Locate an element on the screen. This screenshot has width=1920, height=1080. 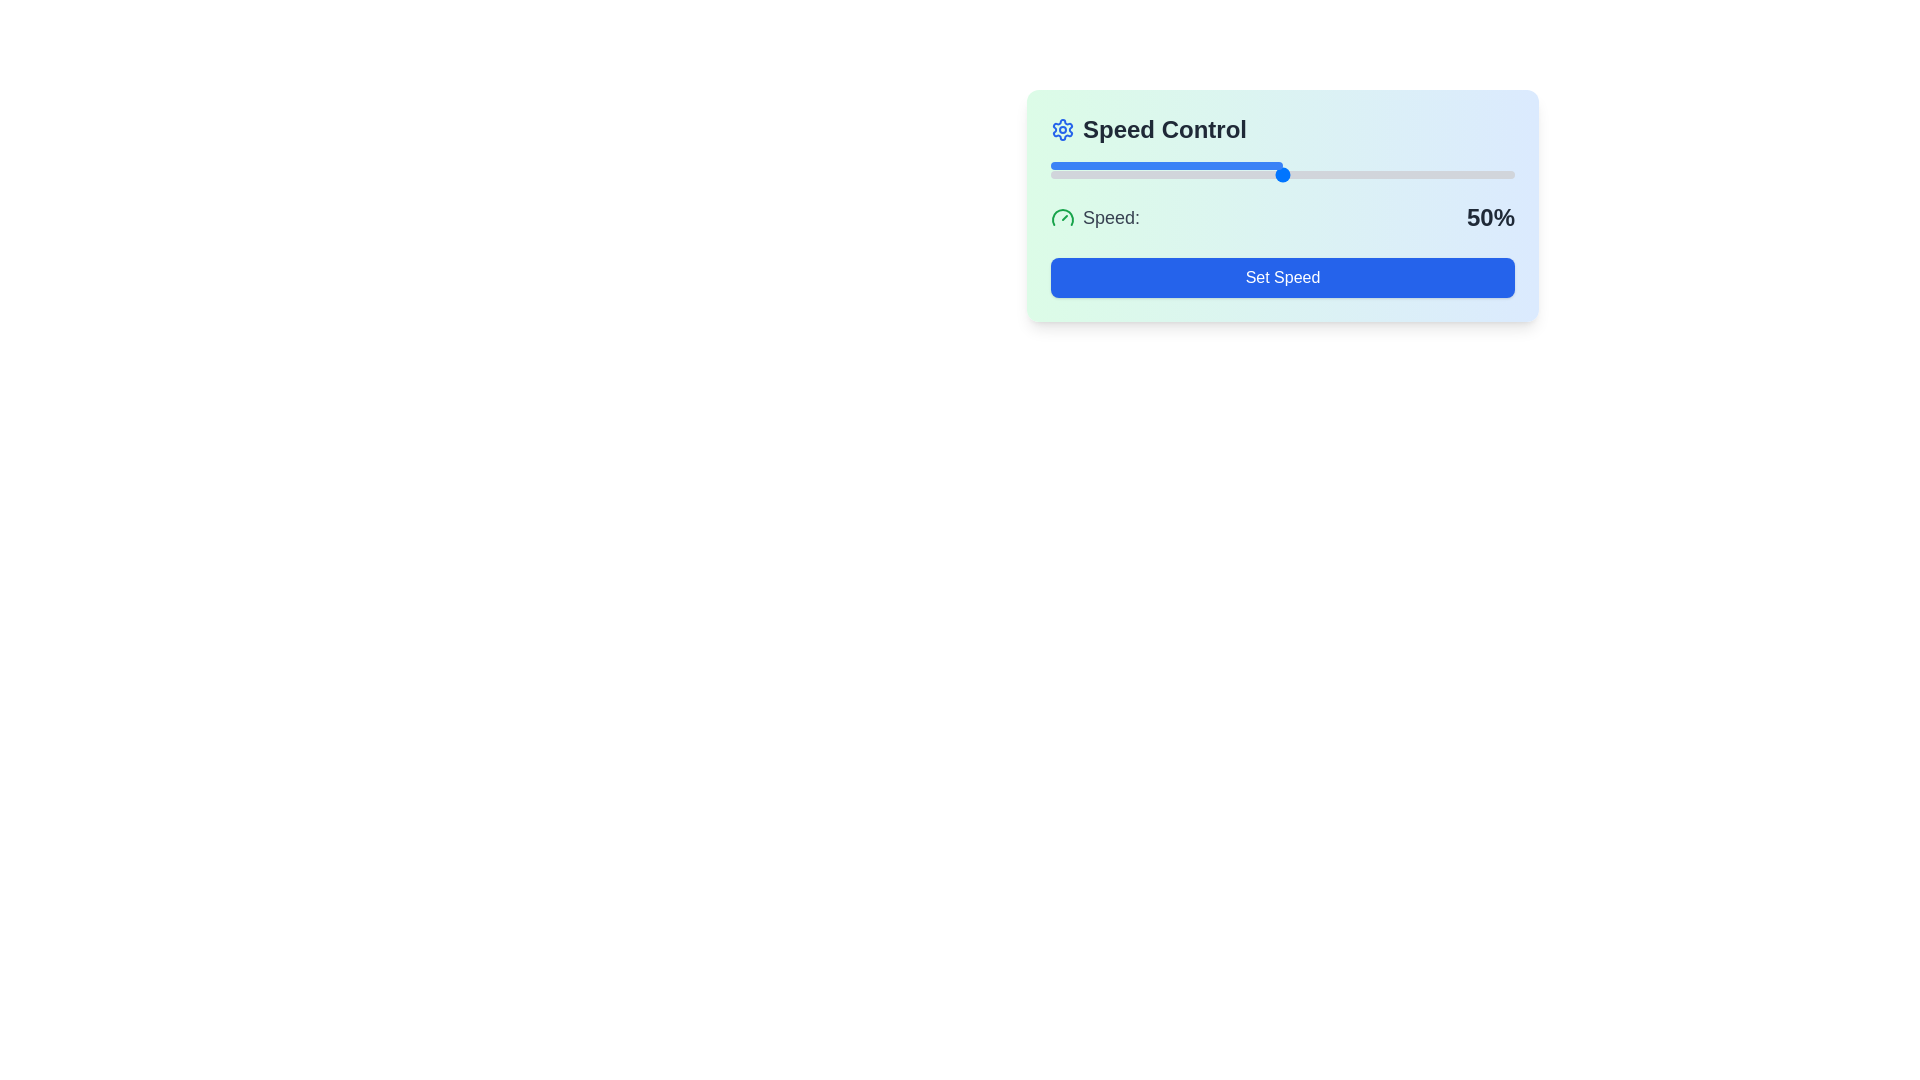
the slider is located at coordinates (1473, 173).